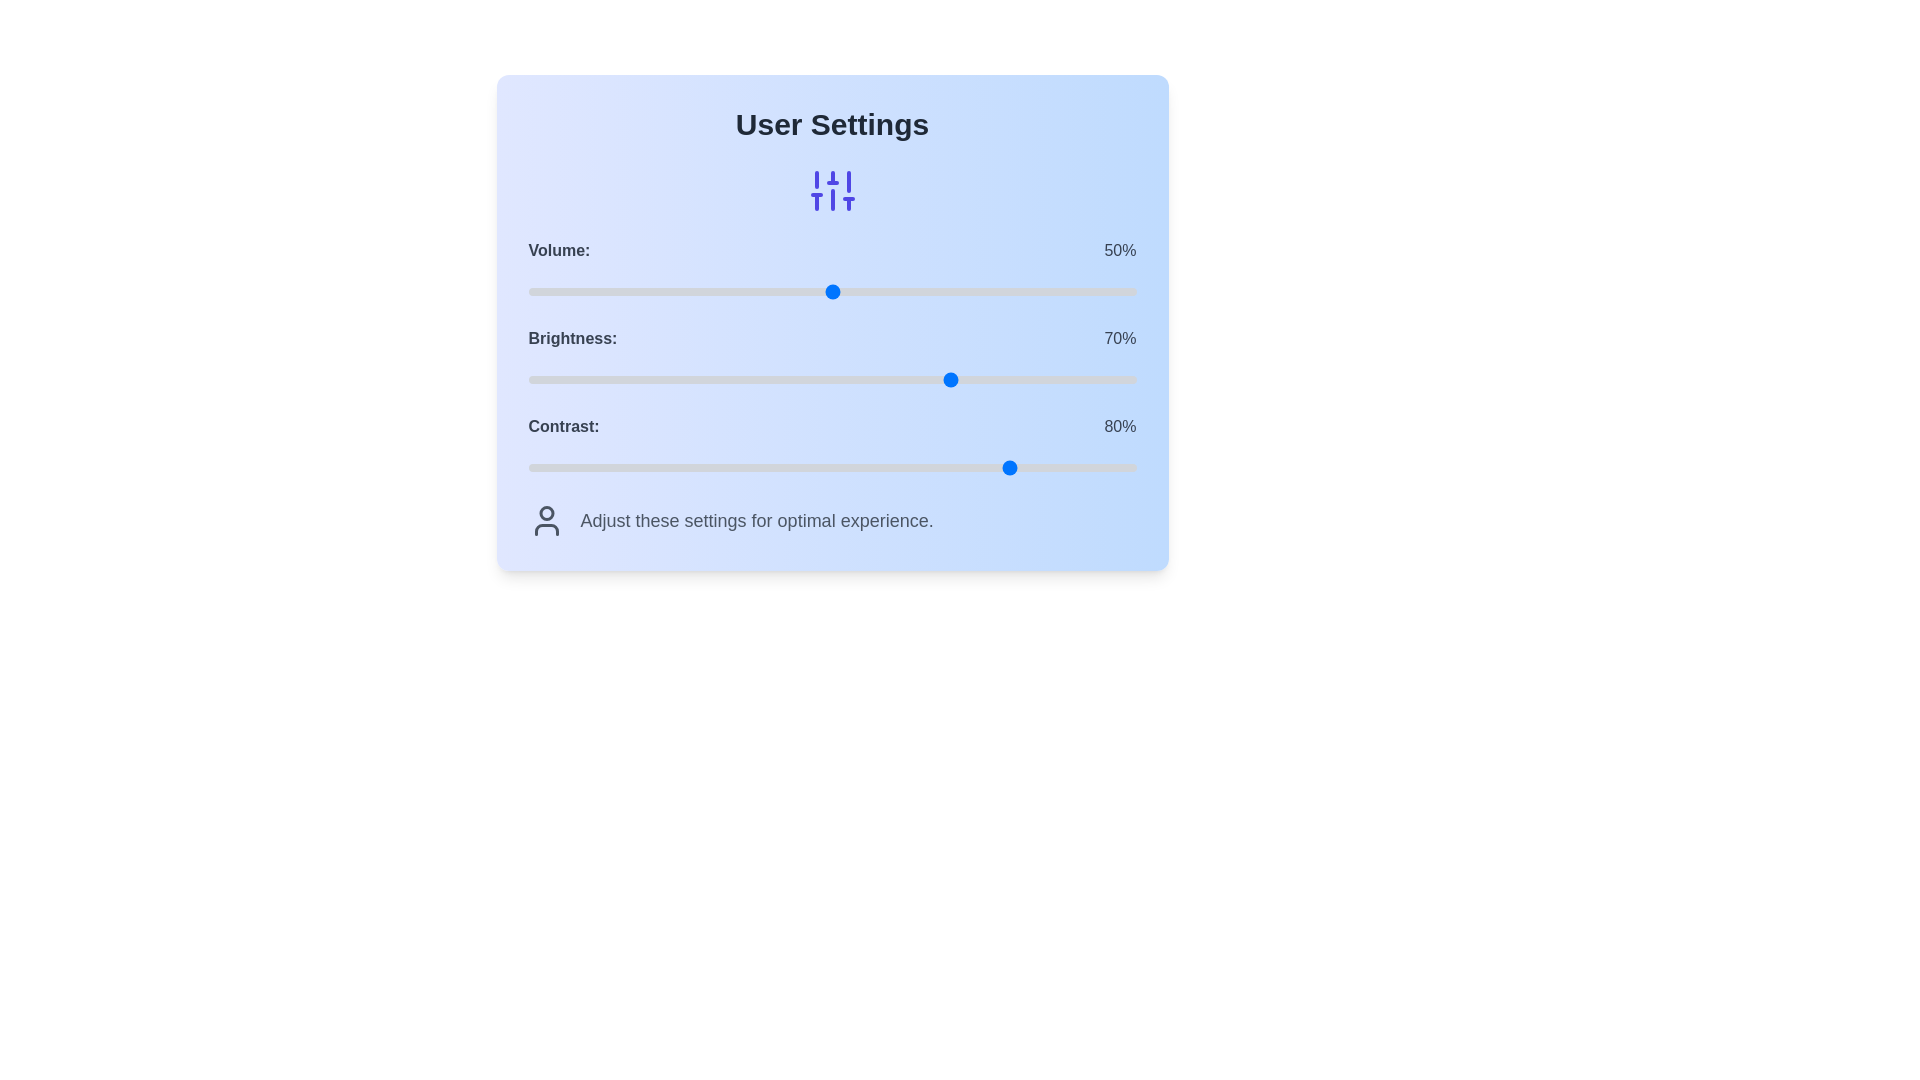 The image size is (1920, 1080). Describe the element at coordinates (734, 467) in the screenshot. I see `contrast` at that location.